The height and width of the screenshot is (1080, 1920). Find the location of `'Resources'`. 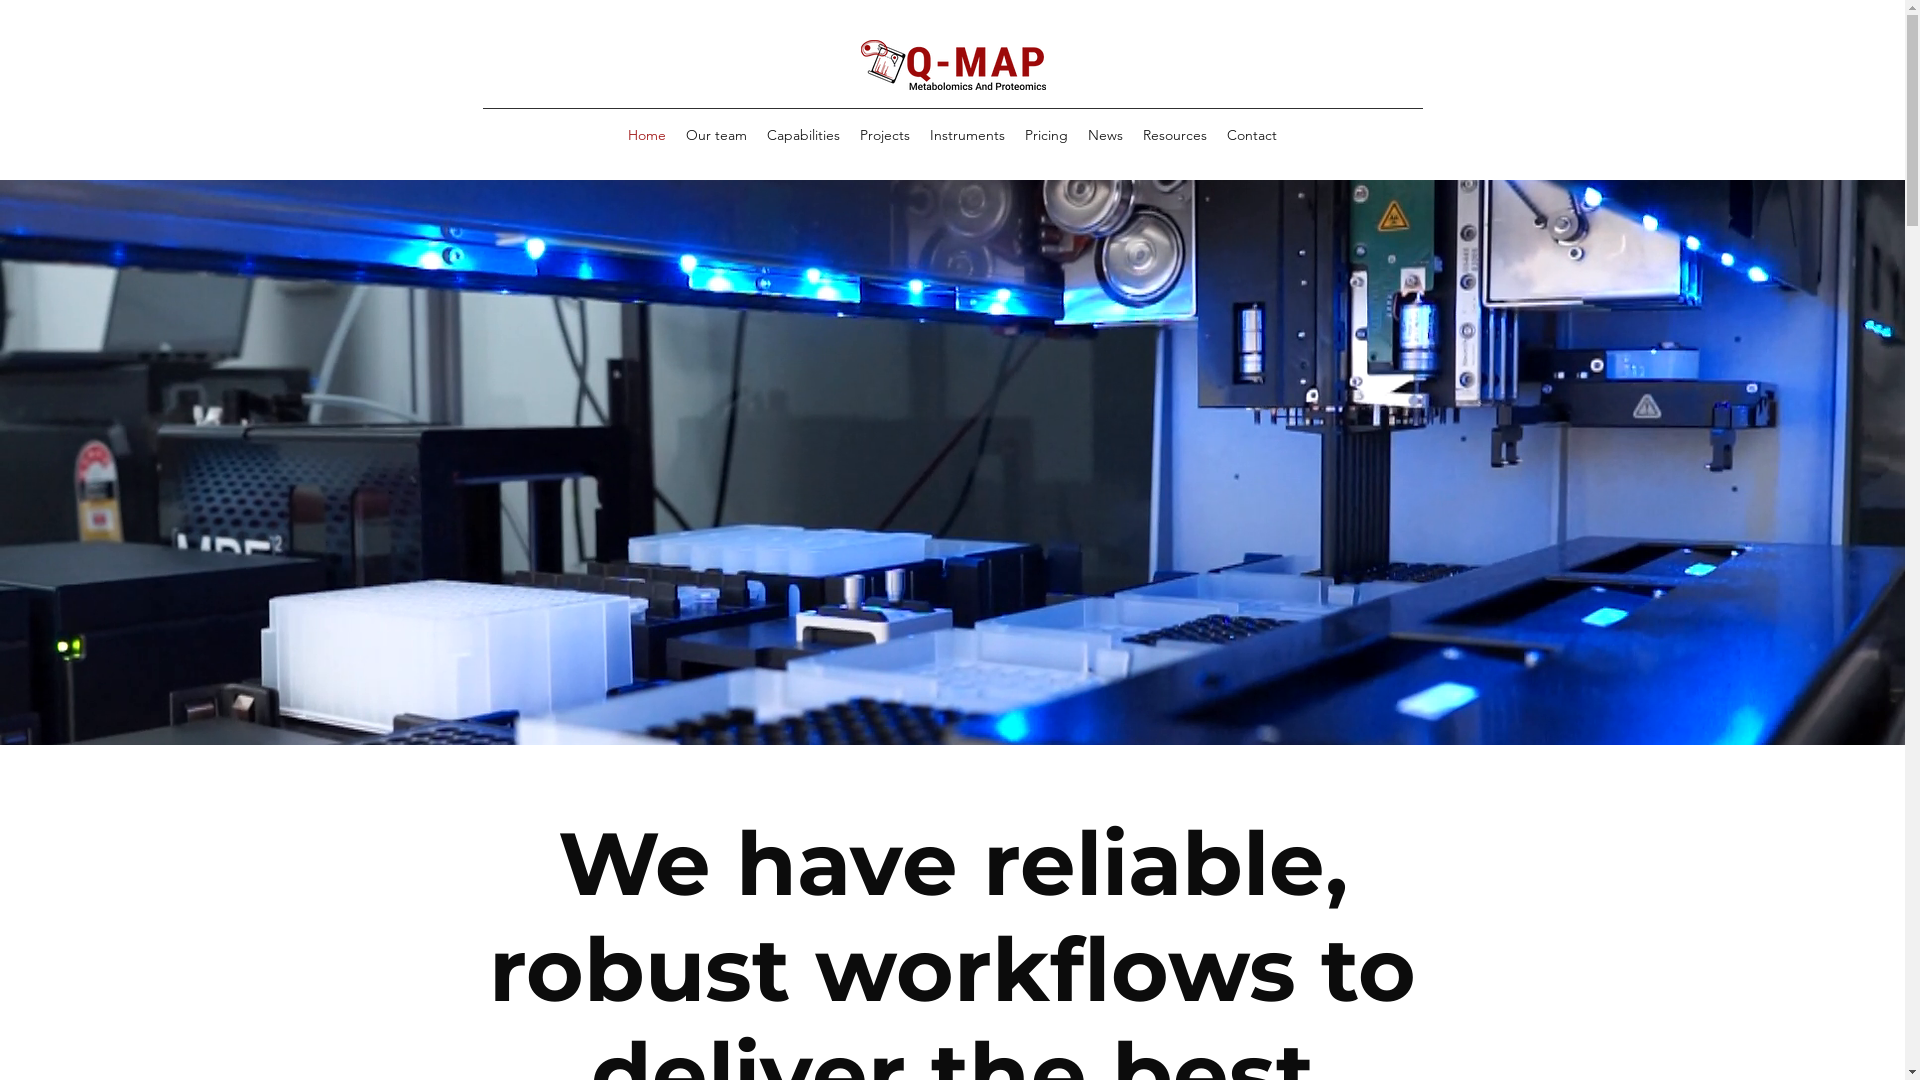

'Resources' is located at coordinates (1175, 135).